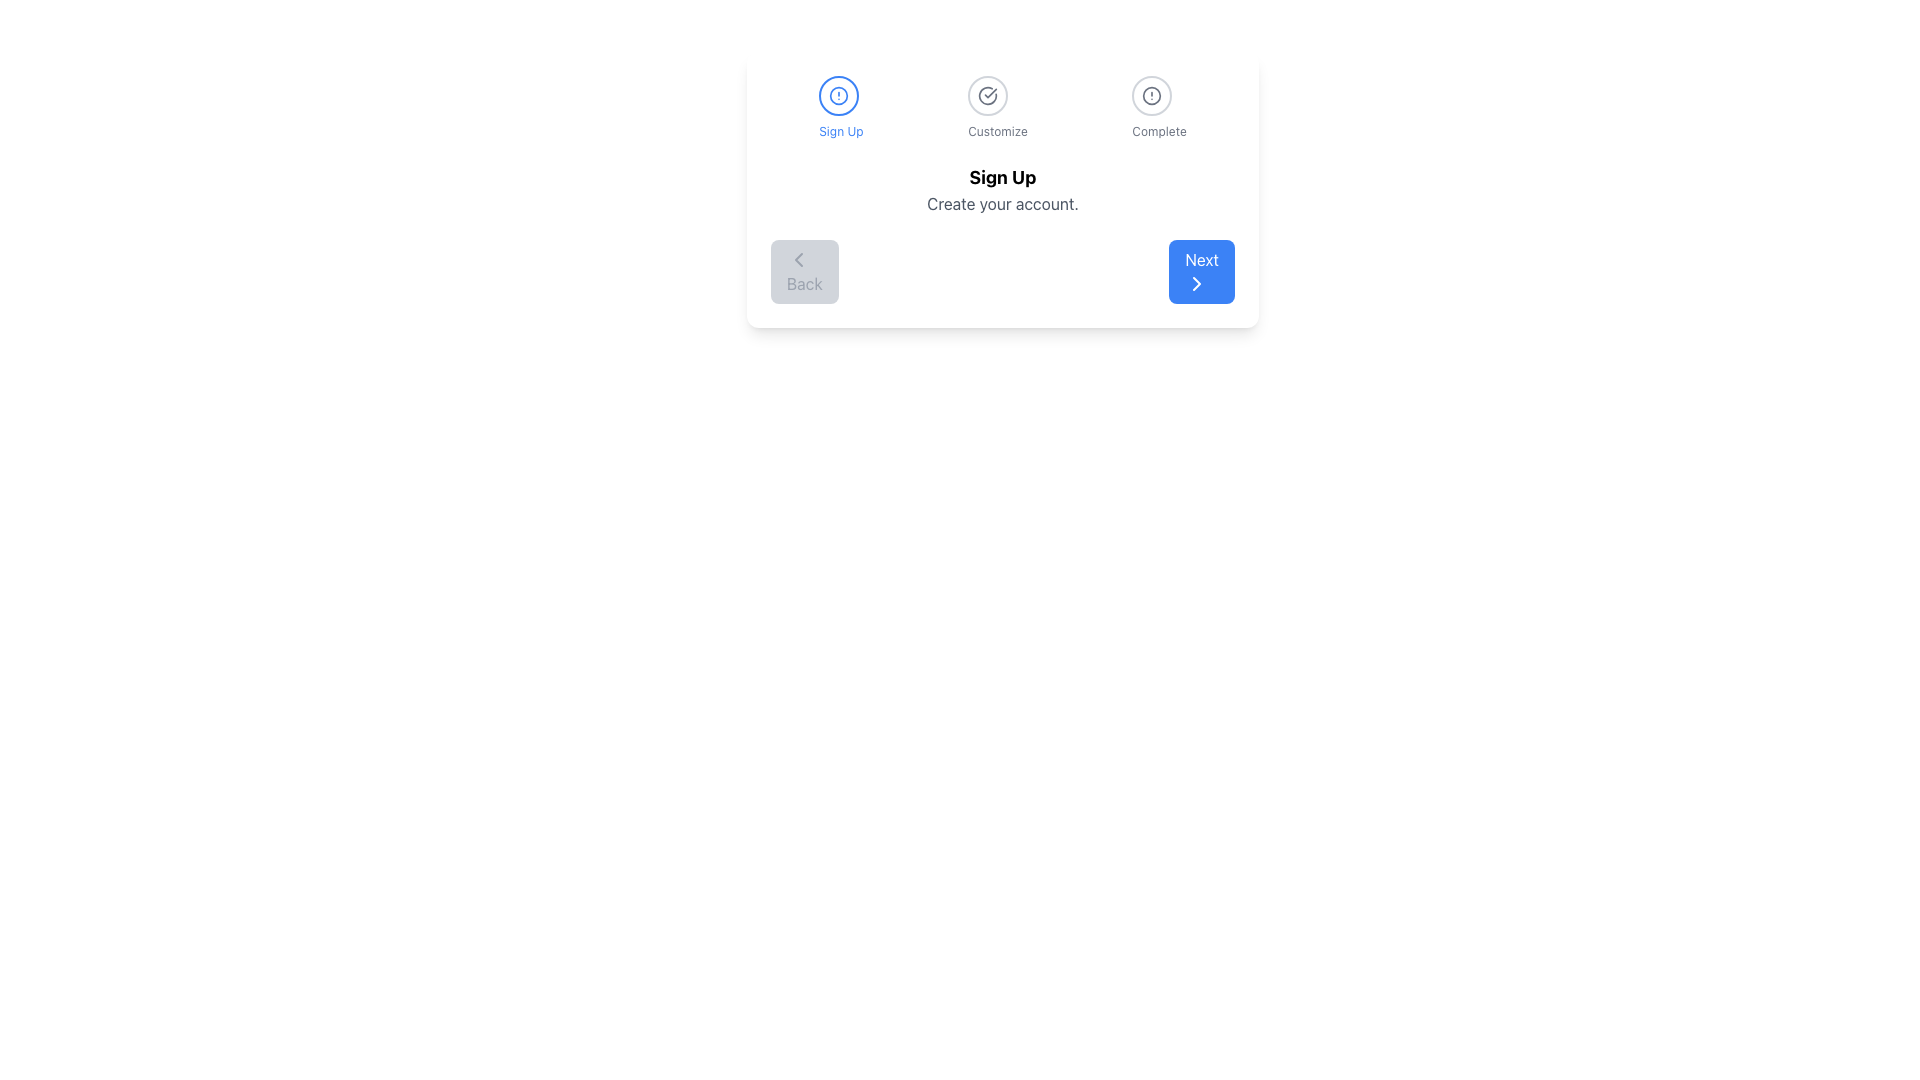  What do you see at coordinates (998, 131) in the screenshot?
I see `the 'Customize' text label, which is styled with a small font size and light gray color, located below a circular checkmark icon and centered within its group` at bounding box center [998, 131].